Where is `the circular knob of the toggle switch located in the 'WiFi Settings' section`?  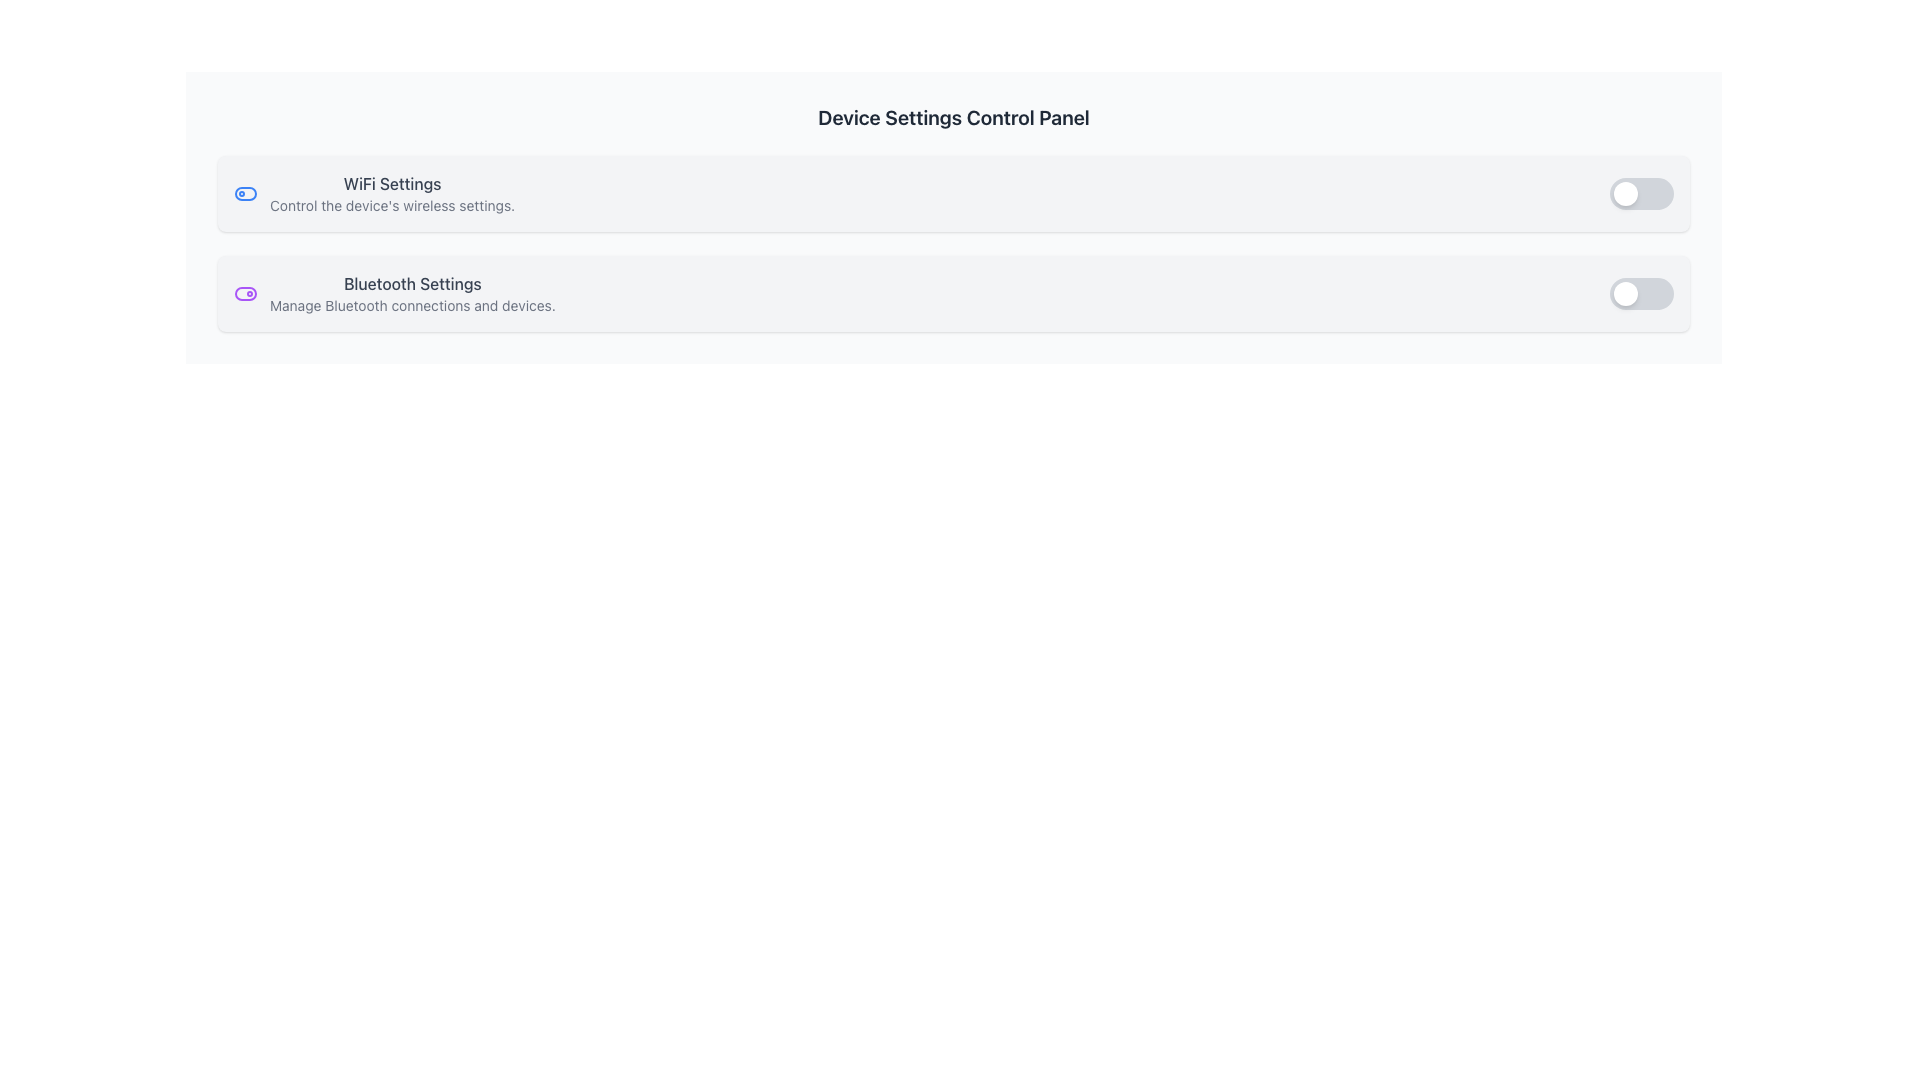 the circular knob of the toggle switch located in the 'WiFi Settings' section is located at coordinates (1641, 193).